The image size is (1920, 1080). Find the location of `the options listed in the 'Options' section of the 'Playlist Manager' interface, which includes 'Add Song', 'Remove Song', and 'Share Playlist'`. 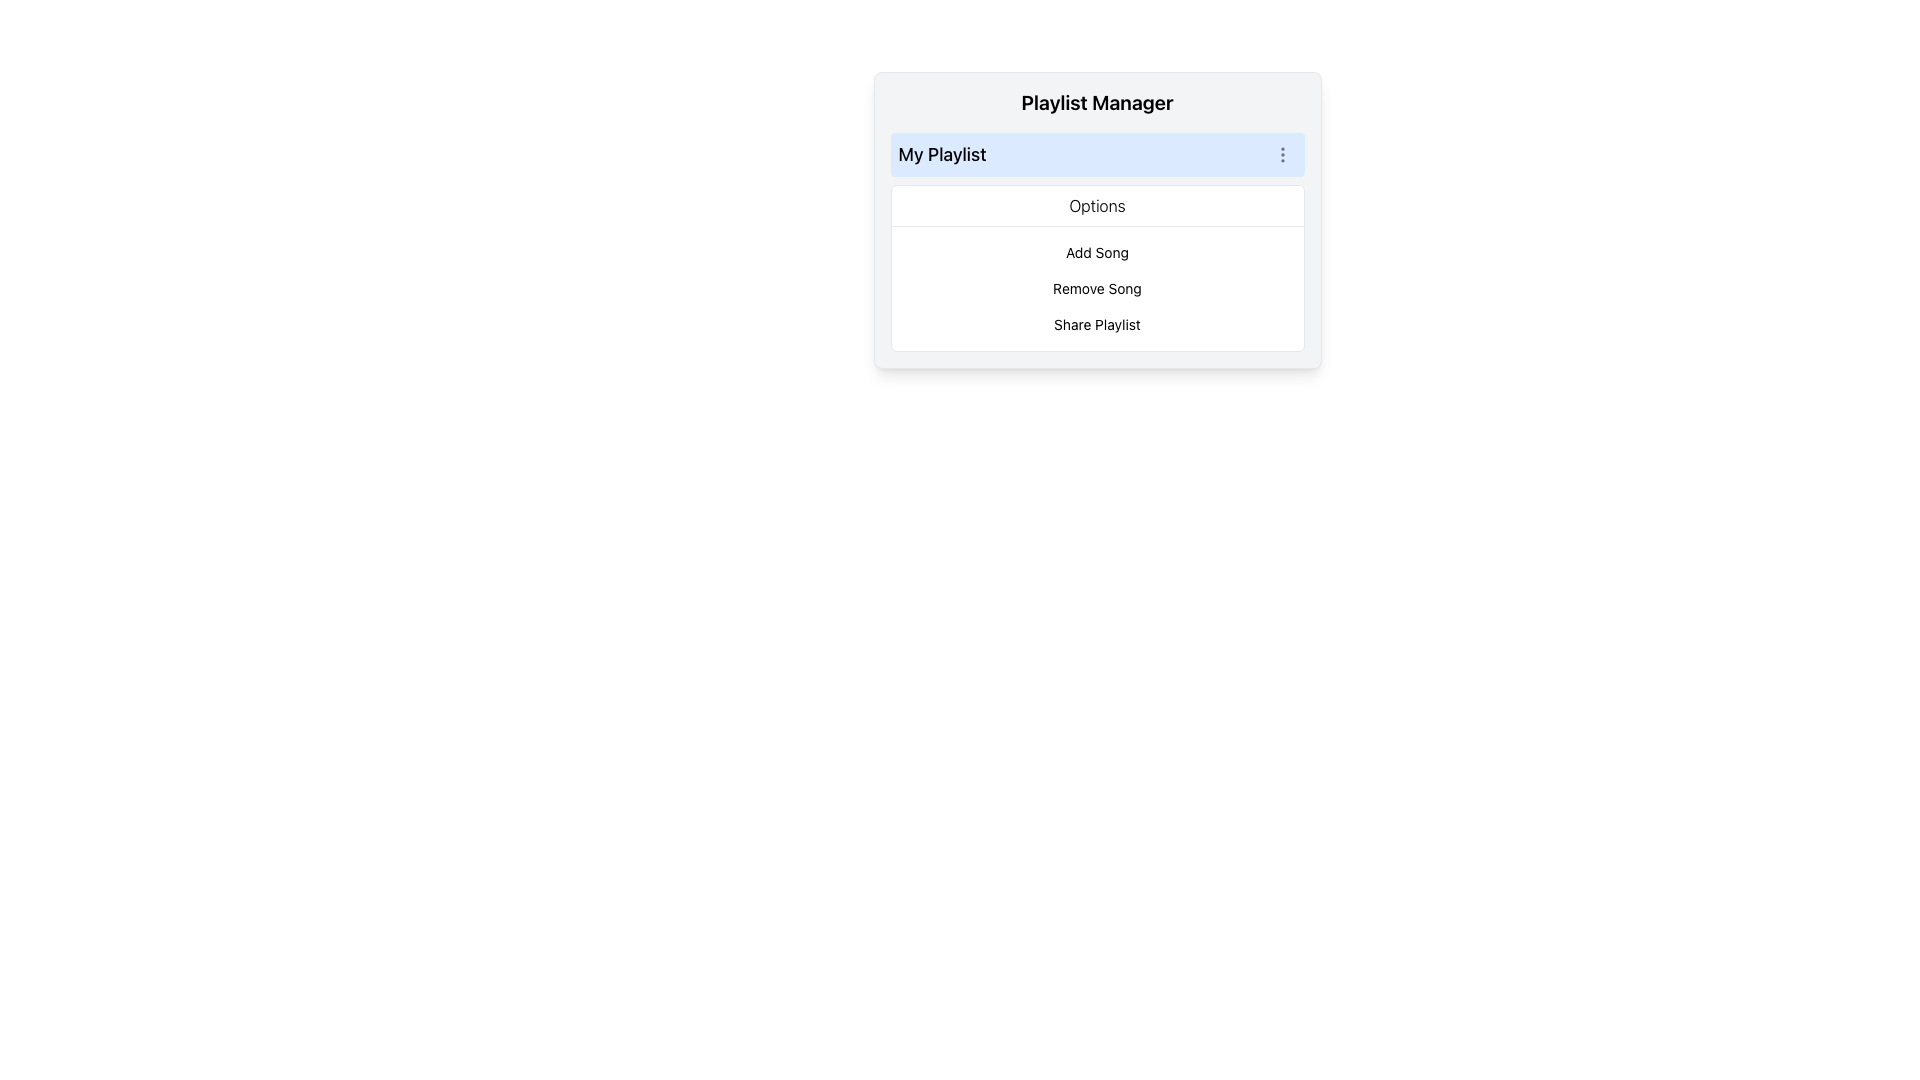

the options listed in the 'Options' section of the 'Playlist Manager' interface, which includes 'Add Song', 'Remove Song', and 'Share Playlist' is located at coordinates (1096, 241).